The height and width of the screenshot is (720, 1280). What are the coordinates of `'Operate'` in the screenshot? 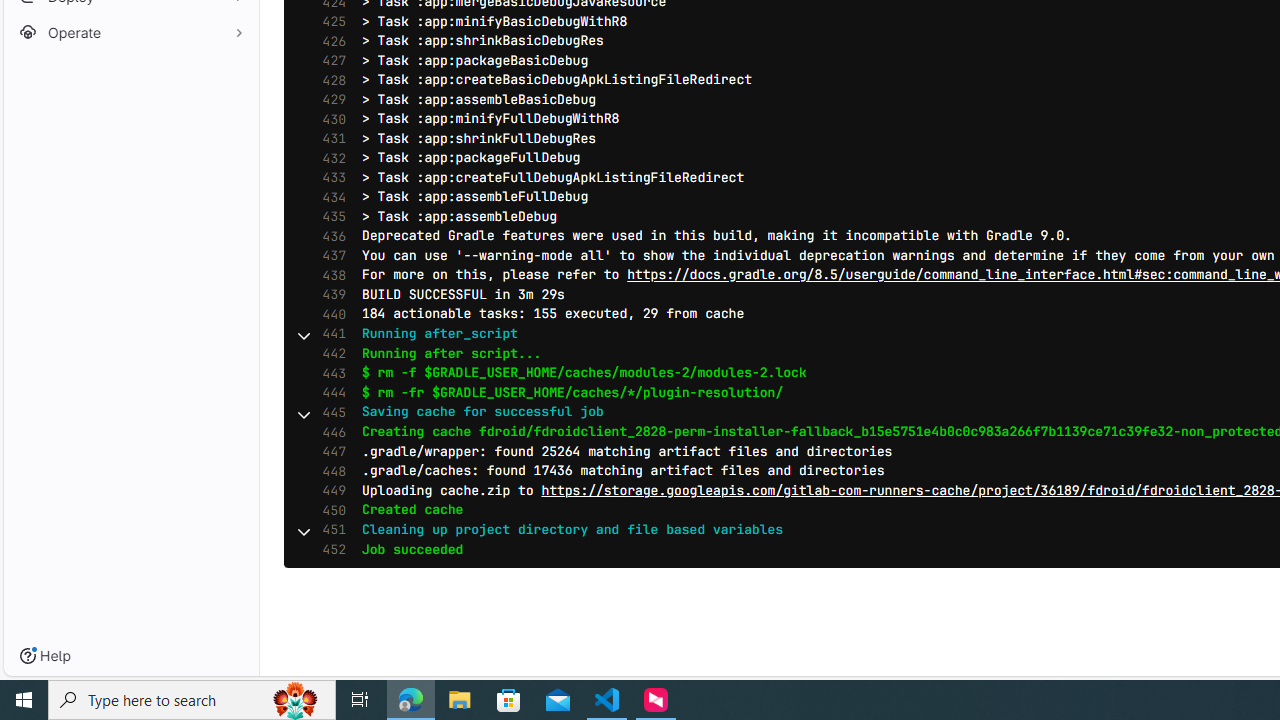 It's located at (130, 32).